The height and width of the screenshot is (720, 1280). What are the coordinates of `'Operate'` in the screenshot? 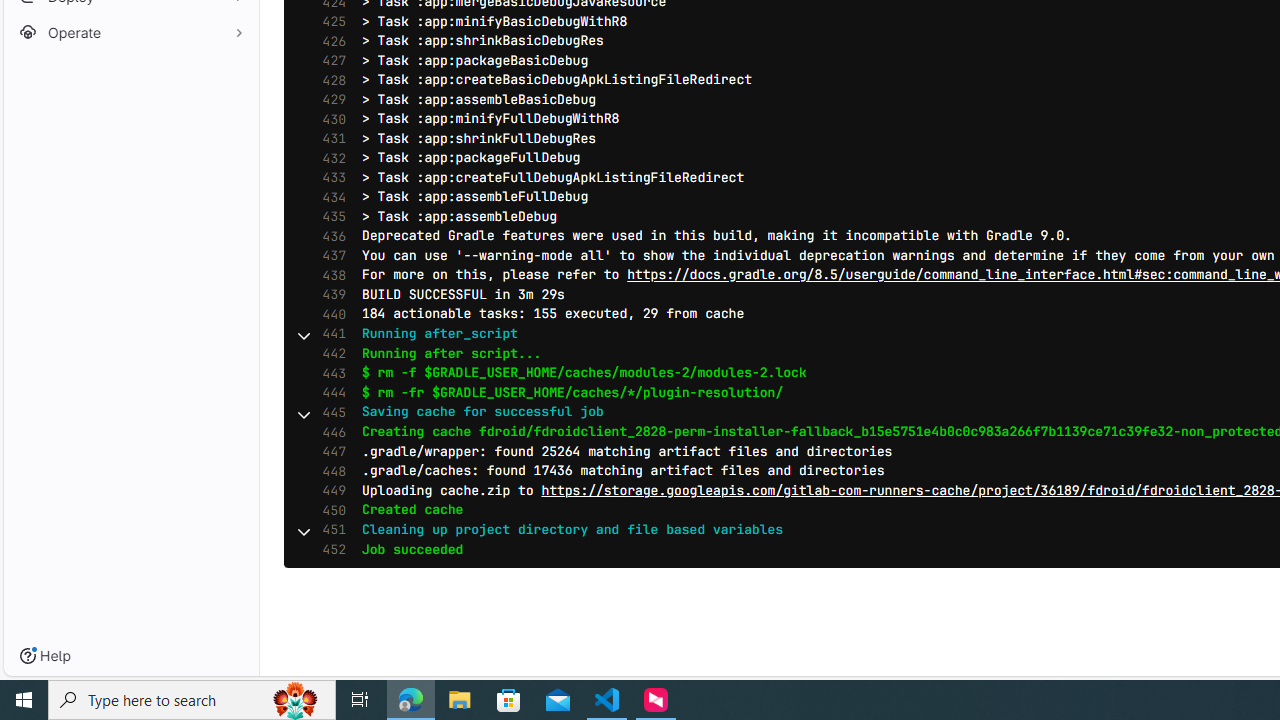 It's located at (130, 32).